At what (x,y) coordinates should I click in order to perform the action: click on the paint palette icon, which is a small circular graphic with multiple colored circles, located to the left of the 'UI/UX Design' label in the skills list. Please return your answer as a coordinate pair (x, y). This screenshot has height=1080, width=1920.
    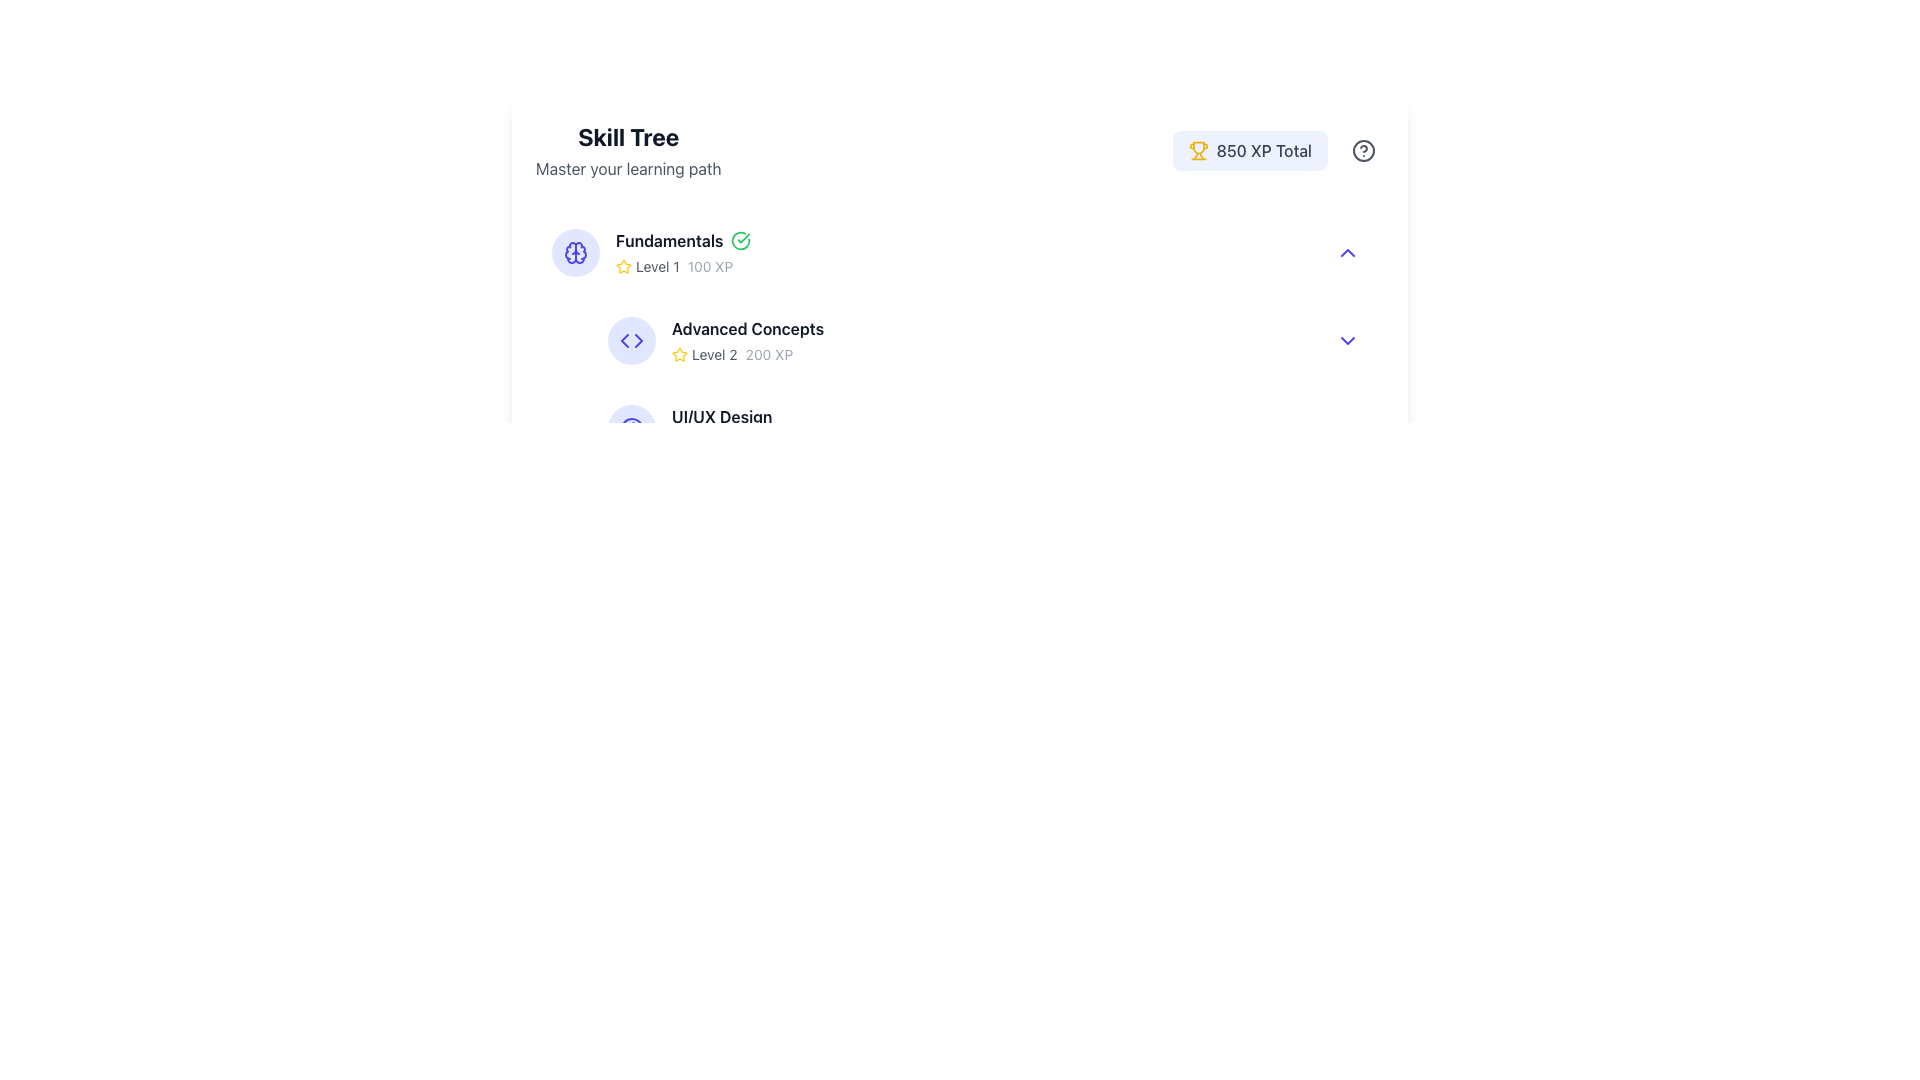
    Looking at the image, I should click on (631, 427).